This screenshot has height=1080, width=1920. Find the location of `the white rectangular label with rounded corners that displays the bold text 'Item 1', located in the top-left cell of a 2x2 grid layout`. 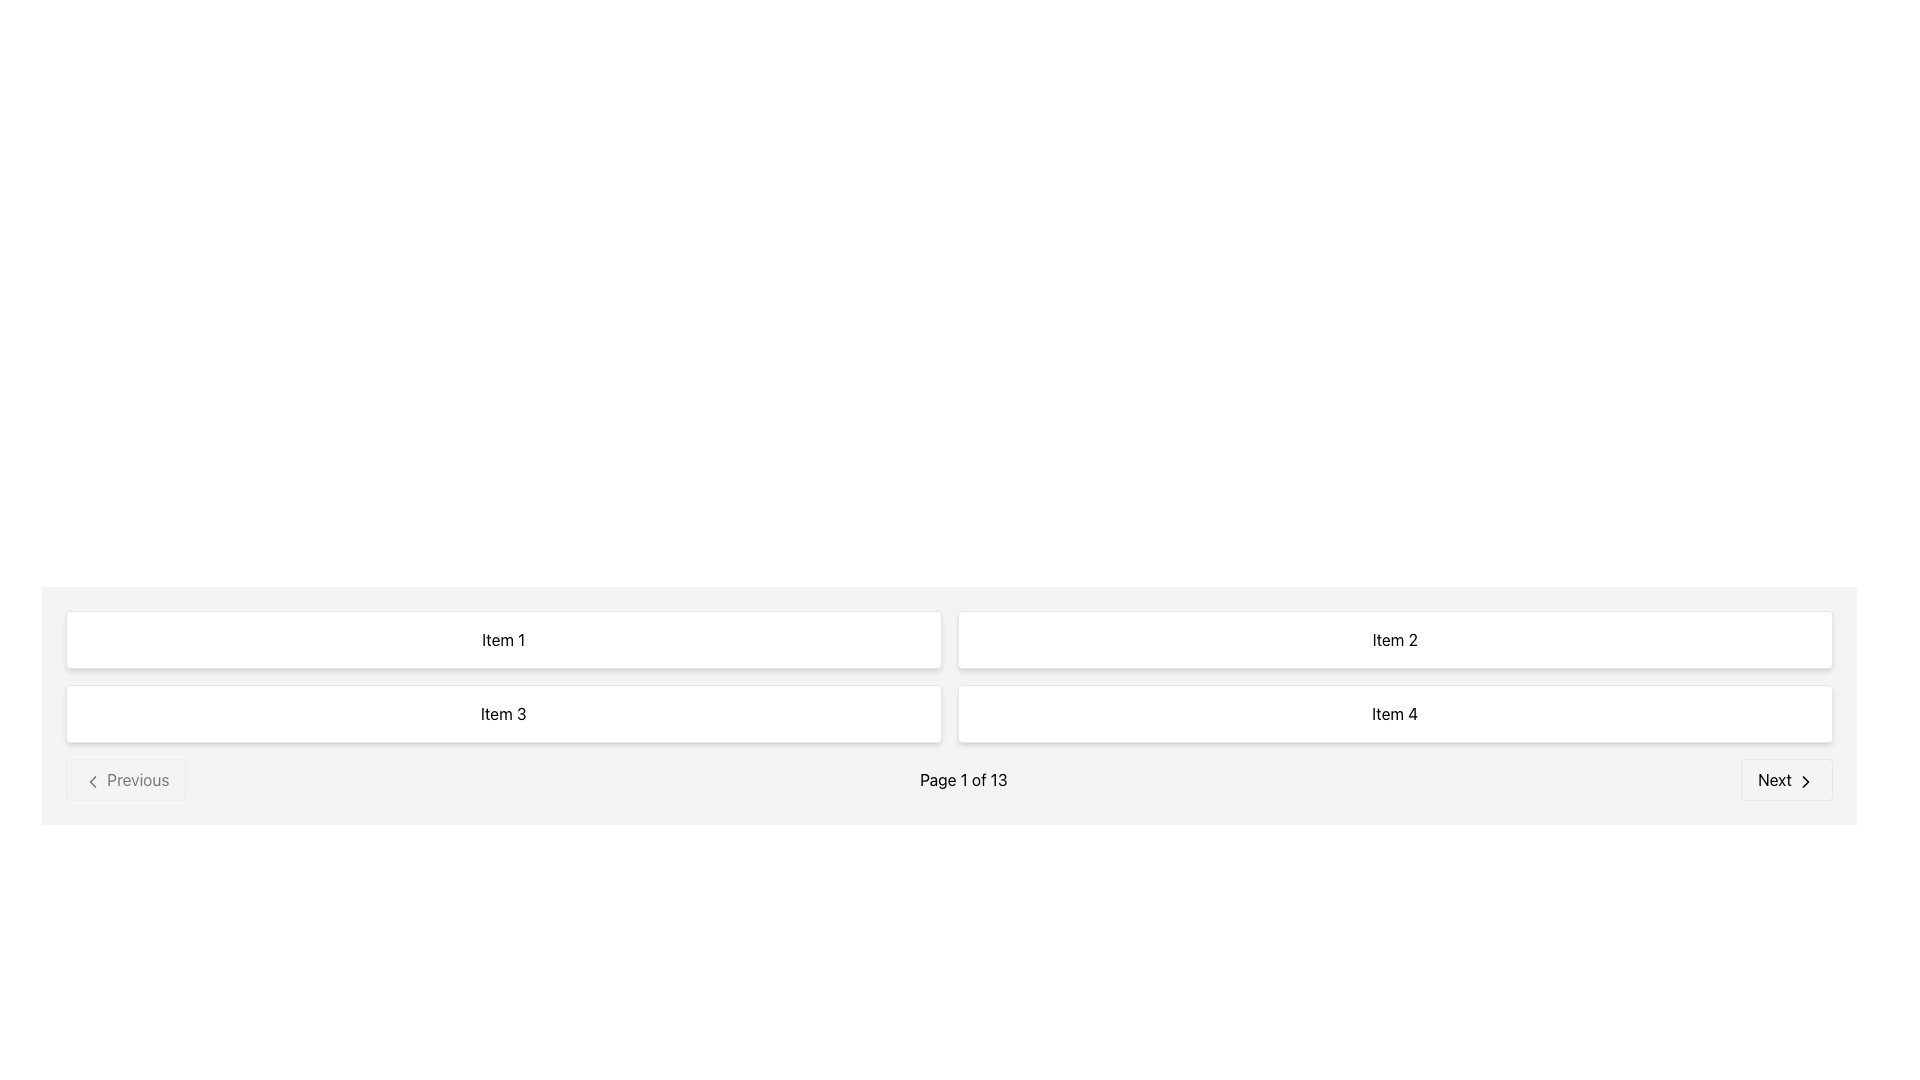

the white rectangular label with rounded corners that displays the bold text 'Item 1', located in the top-left cell of a 2x2 grid layout is located at coordinates (503, 640).